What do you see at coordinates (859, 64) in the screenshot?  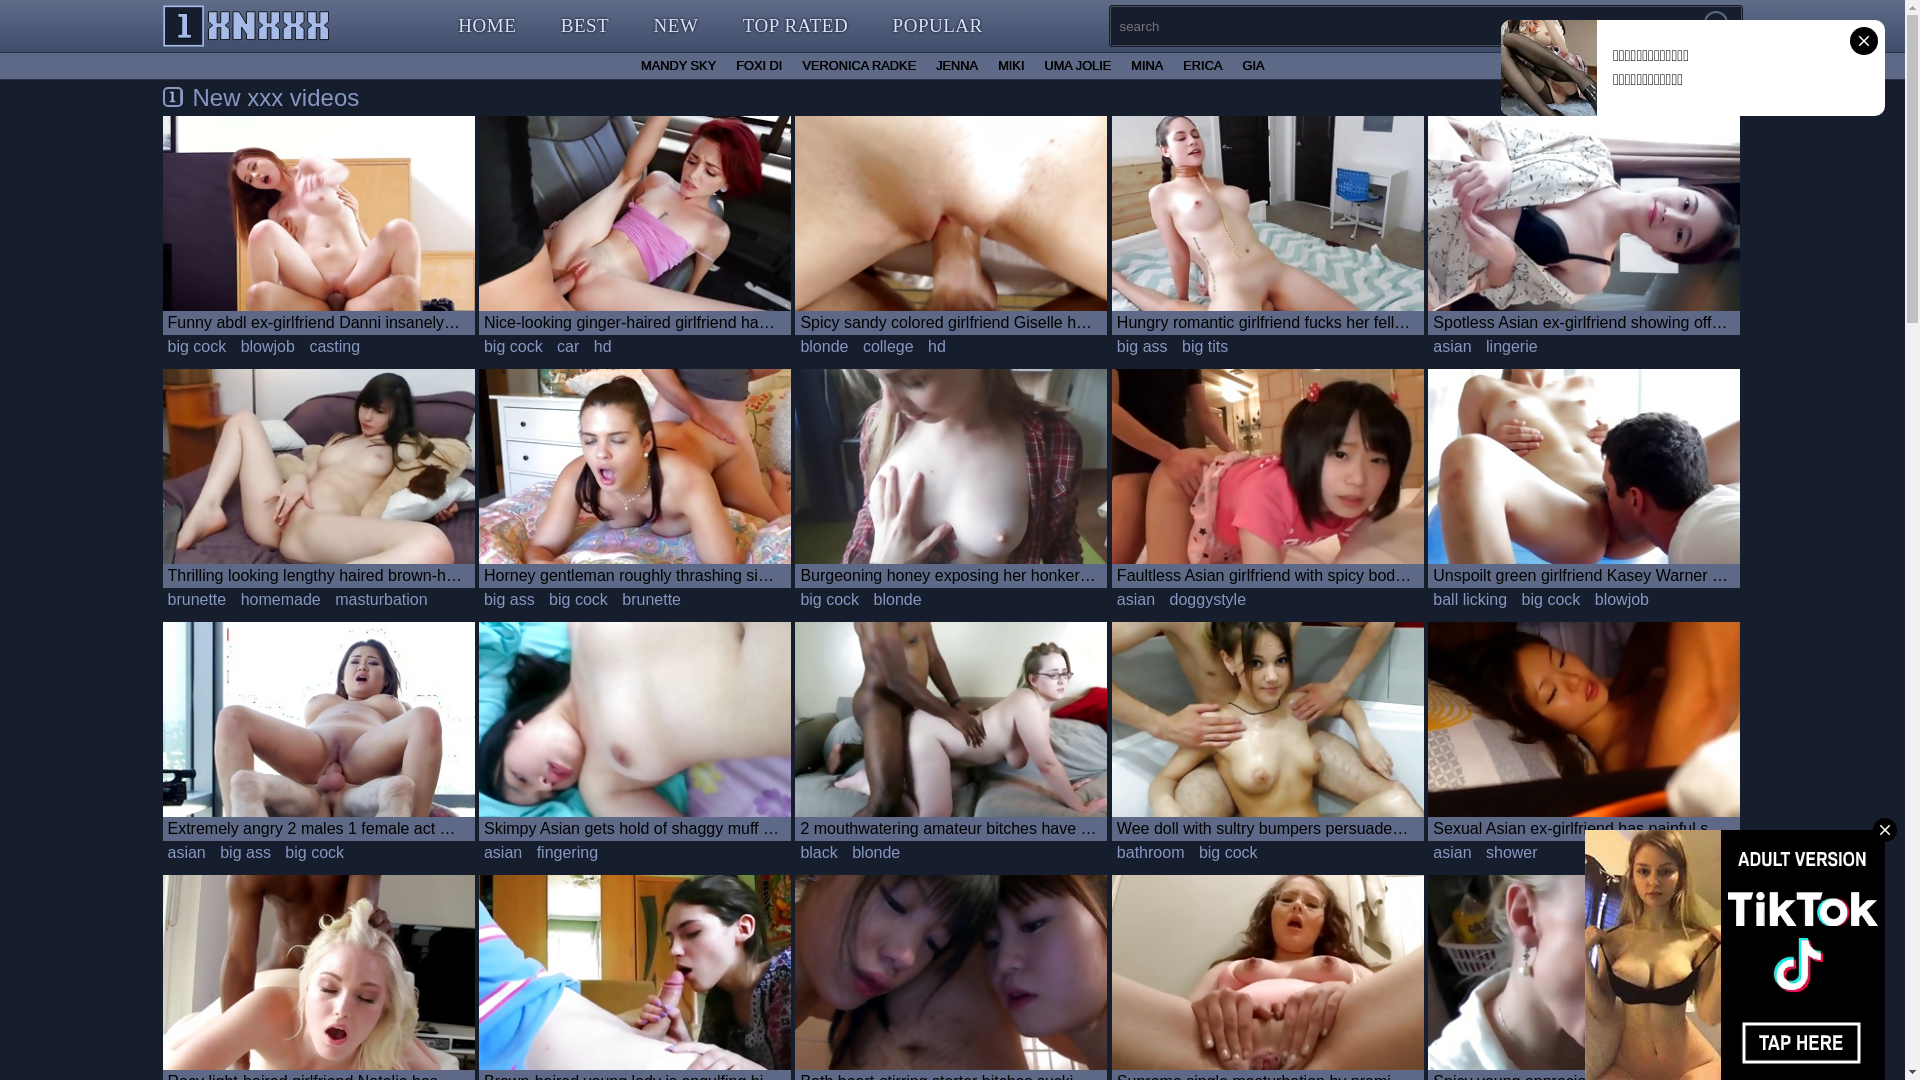 I see `'VERONICA RADKE'` at bounding box center [859, 64].